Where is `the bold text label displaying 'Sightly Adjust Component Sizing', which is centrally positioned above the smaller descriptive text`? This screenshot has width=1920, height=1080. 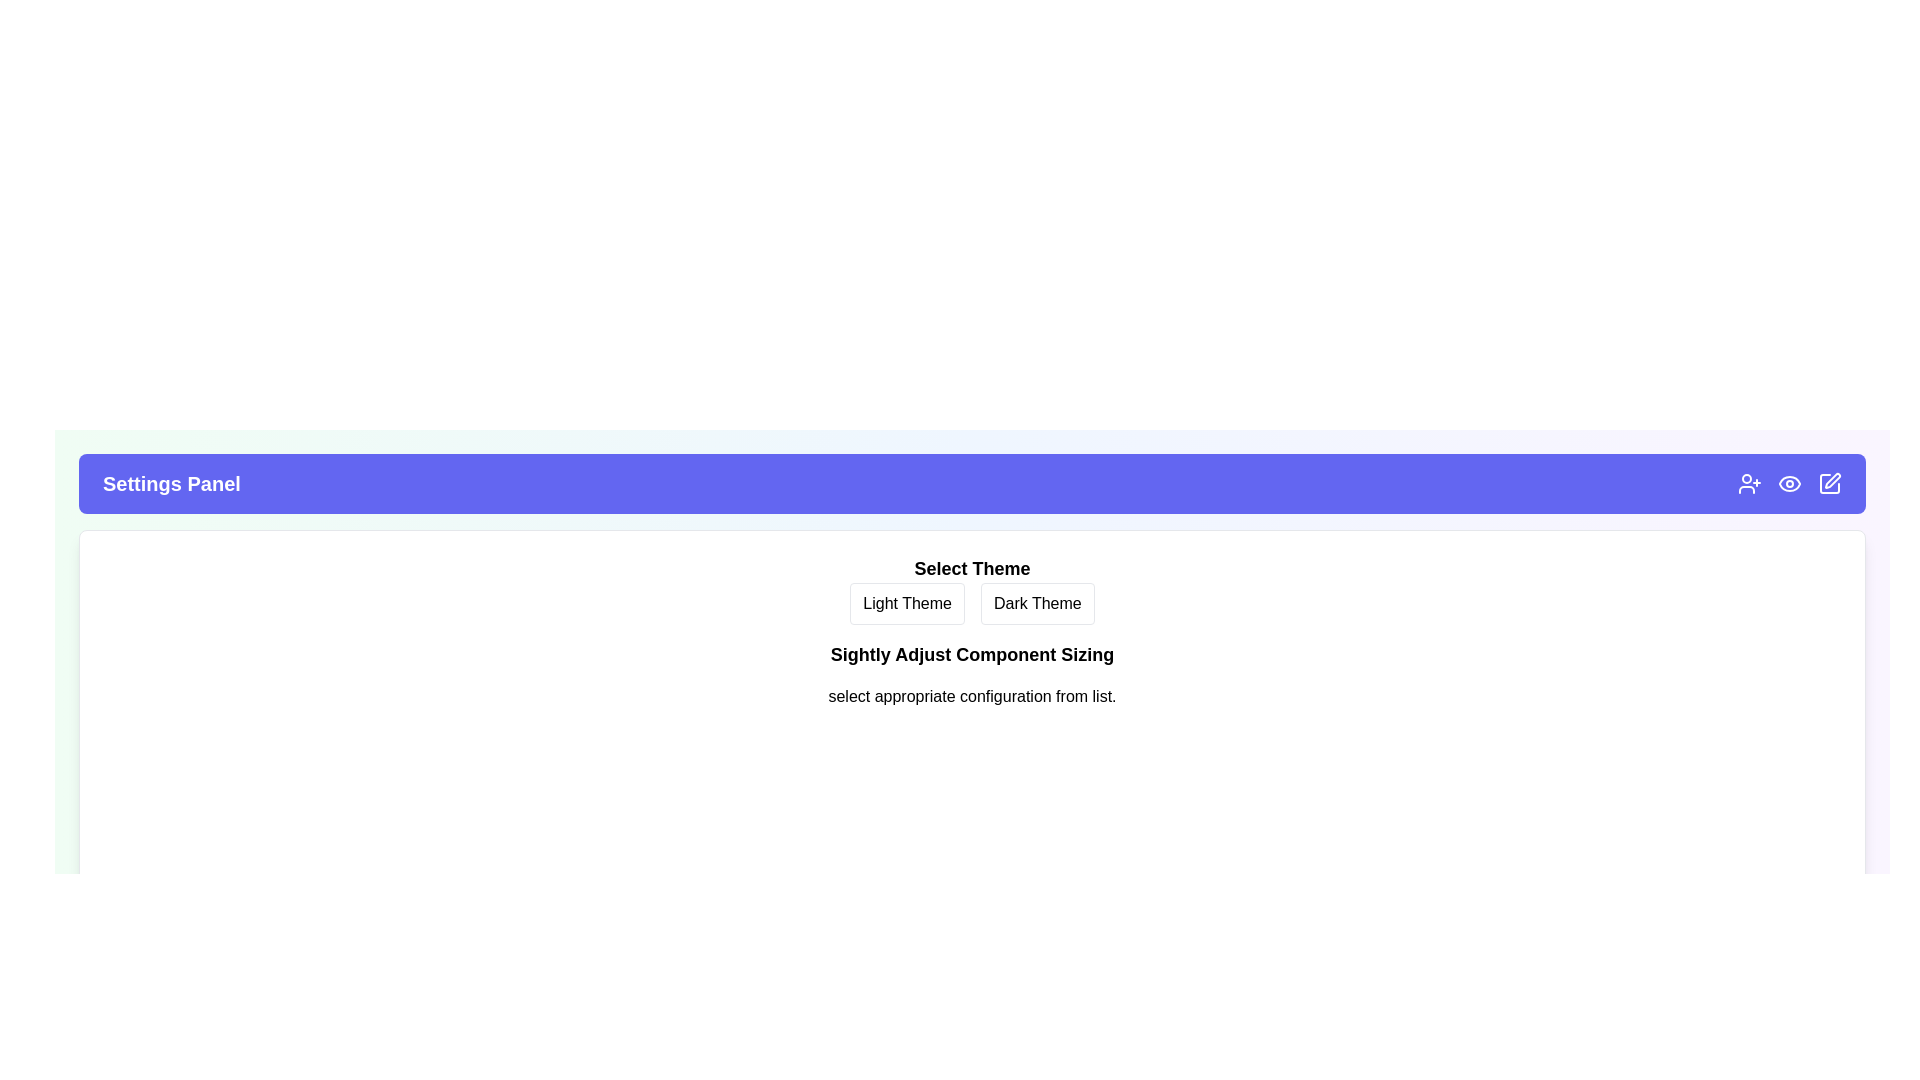
the bold text label displaying 'Sightly Adjust Component Sizing', which is centrally positioned above the smaller descriptive text is located at coordinates (972, 655).